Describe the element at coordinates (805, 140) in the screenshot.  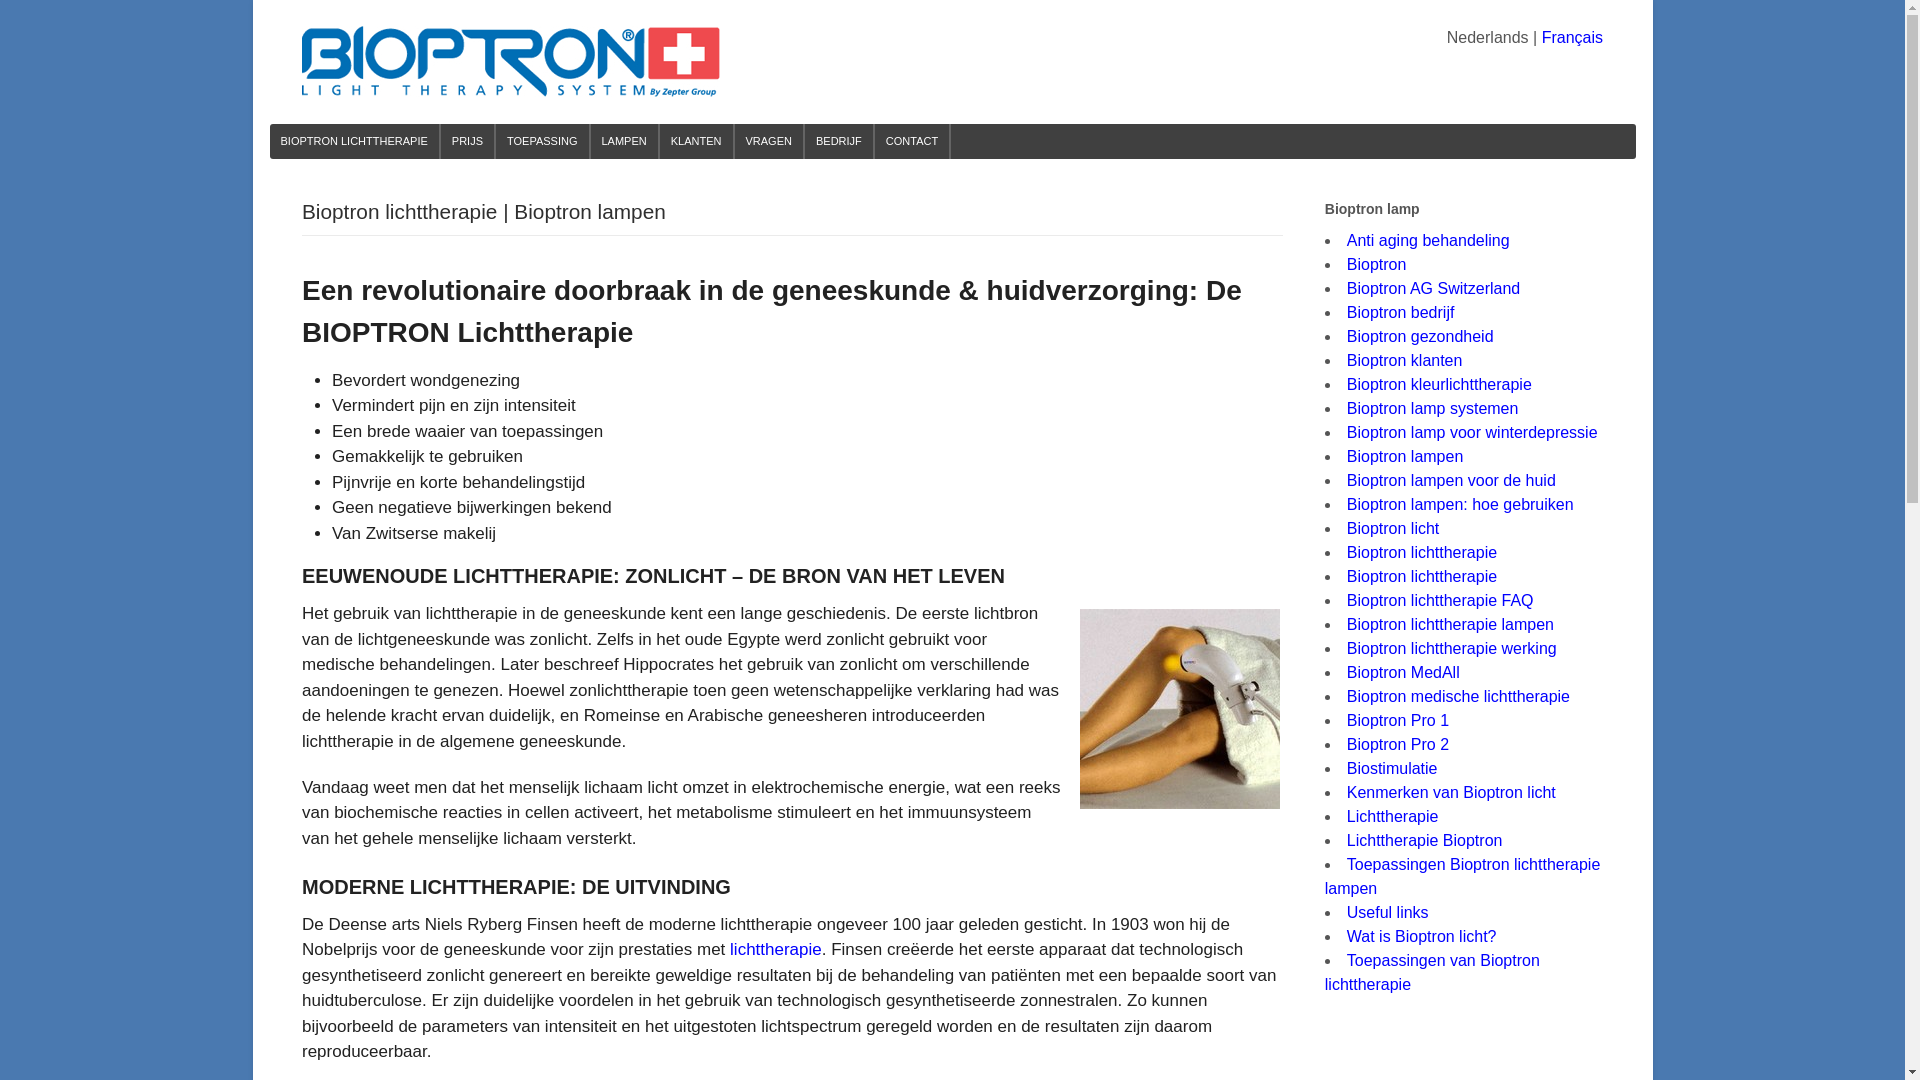
I see `'BEDRIJF'` at that location.